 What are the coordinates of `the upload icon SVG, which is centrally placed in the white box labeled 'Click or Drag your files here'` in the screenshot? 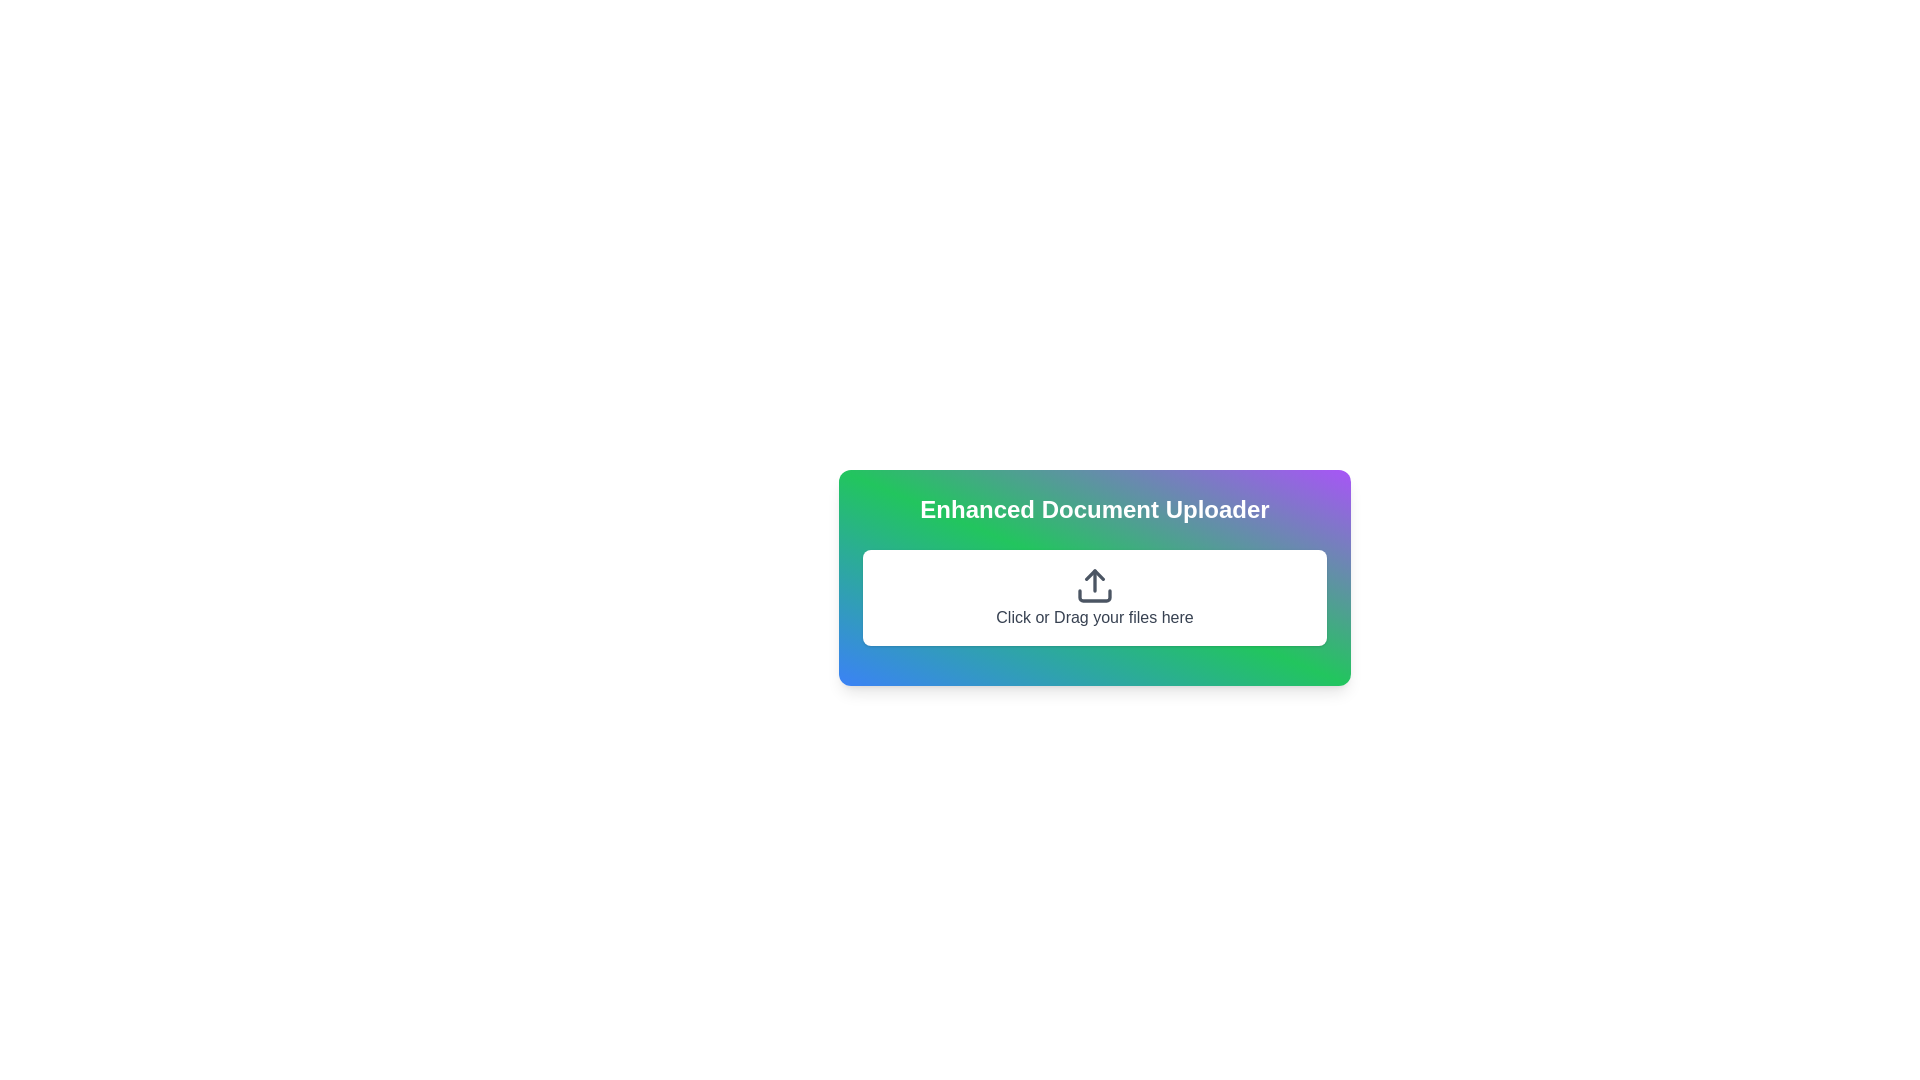 It's located at (1093, 585).